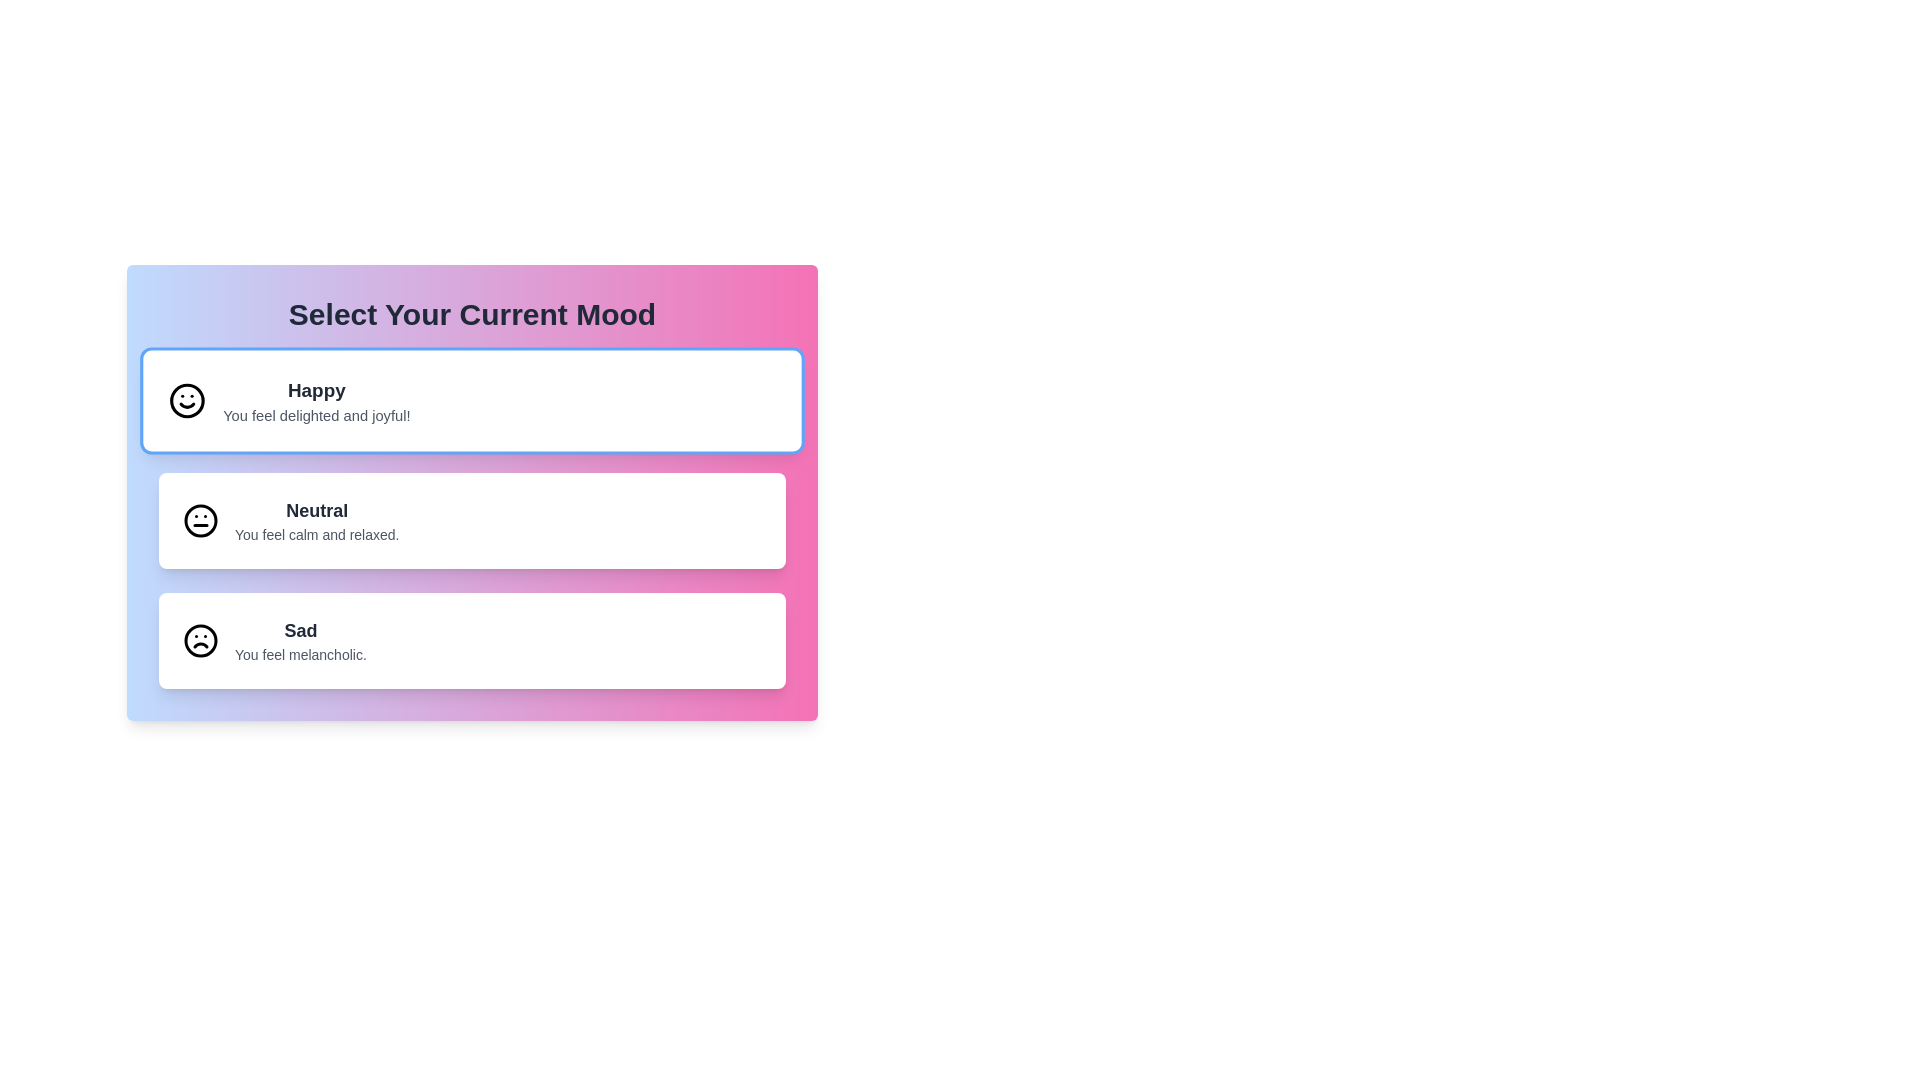 The width and height of the screenshot is (1920, 1080). Describe the element at coordinates (315, 414) in the screenshot. I see `the informational text element that provides descriptive feedback about selecting the 'Happy' mood option, located beneath the title 'Happy' within its rectangular card` at that location.